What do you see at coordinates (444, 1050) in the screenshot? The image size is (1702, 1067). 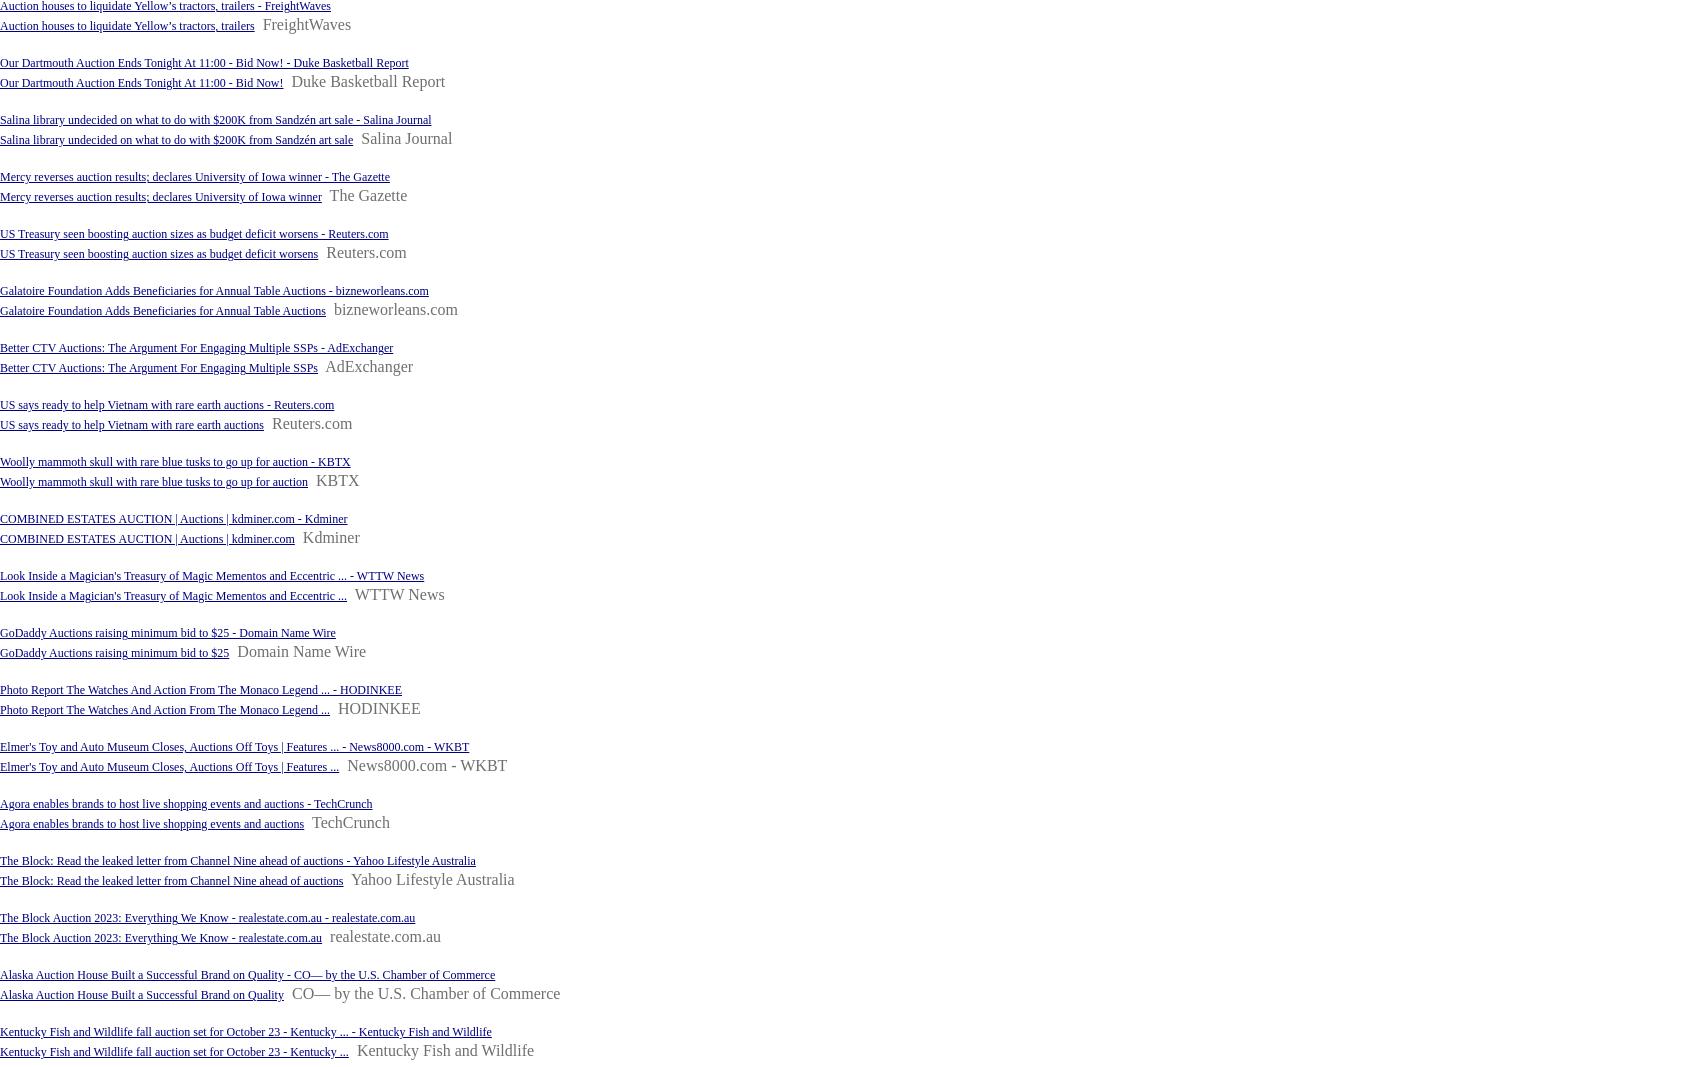 I see `'Kentucky Fish and Wildlife'` at bounding box center [444, 1050].